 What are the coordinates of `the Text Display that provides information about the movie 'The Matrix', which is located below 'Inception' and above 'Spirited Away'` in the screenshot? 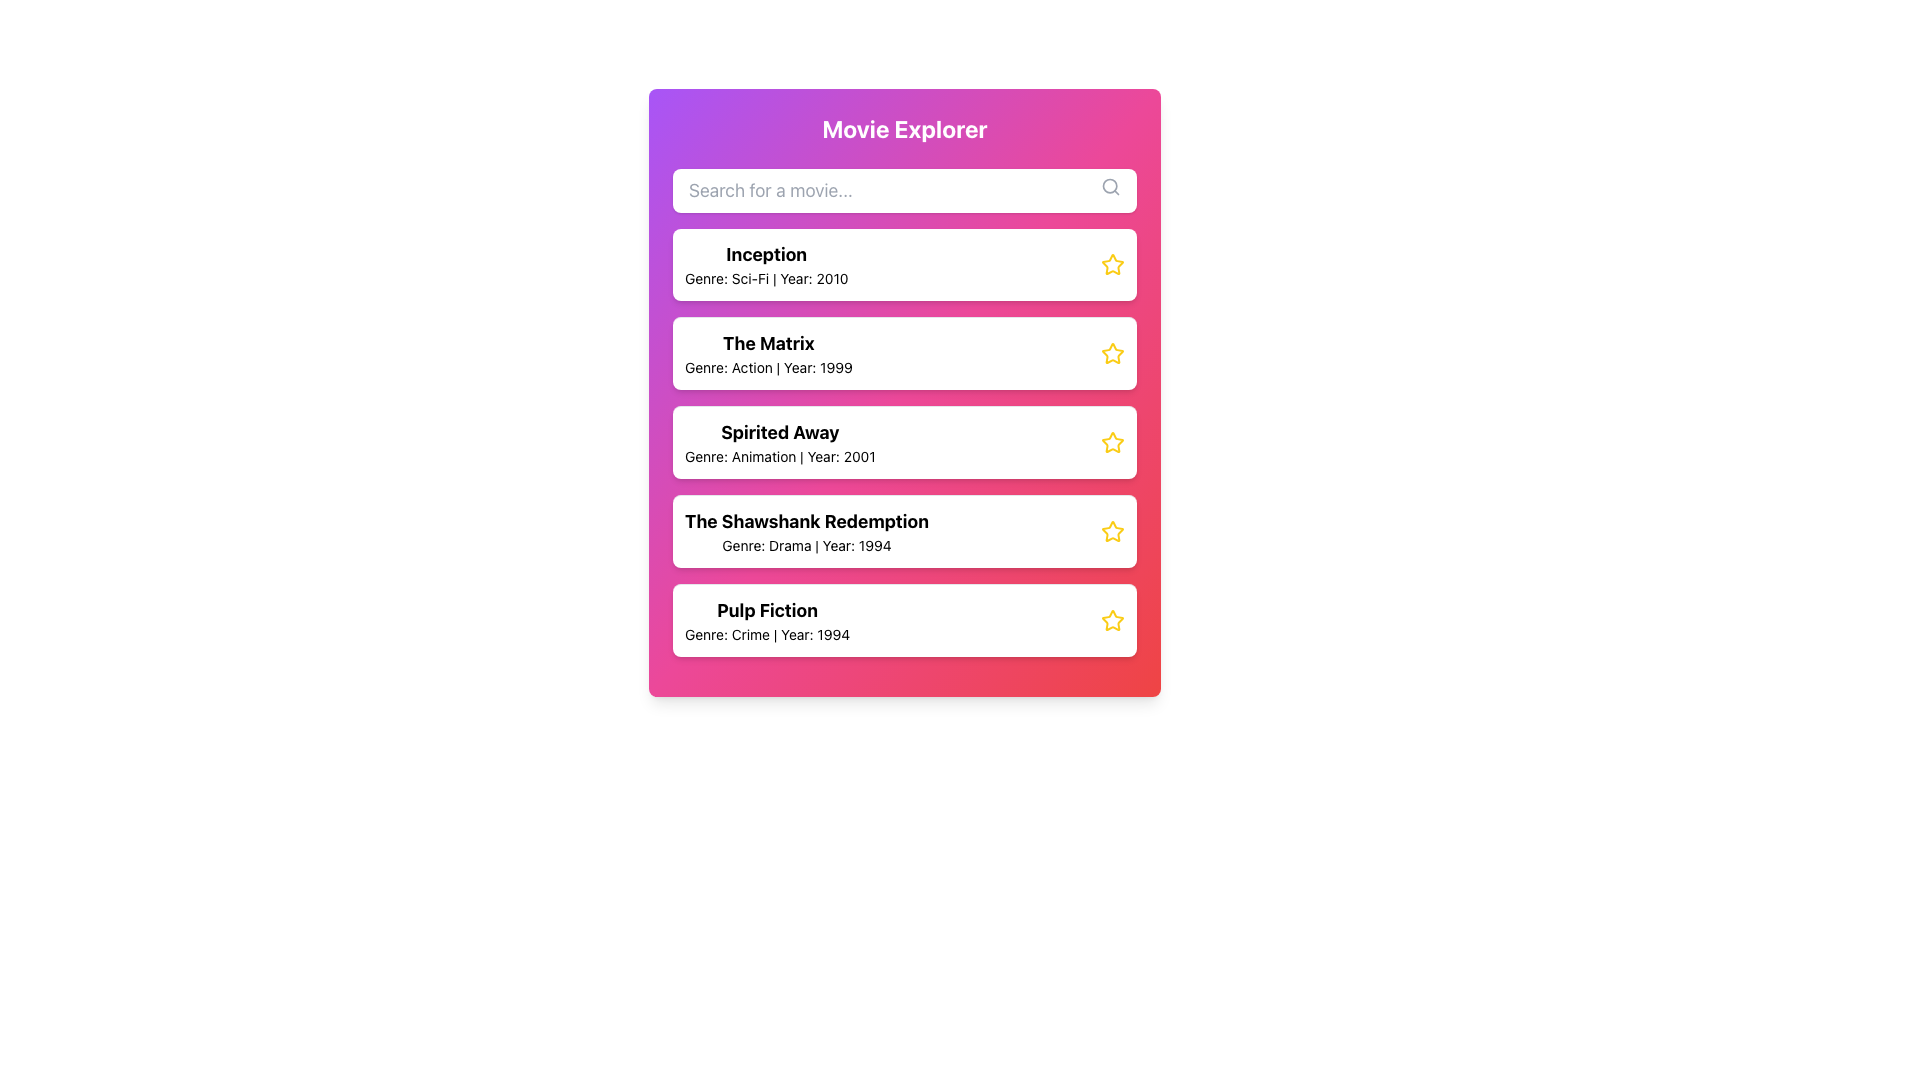 It's located at (767, 353).